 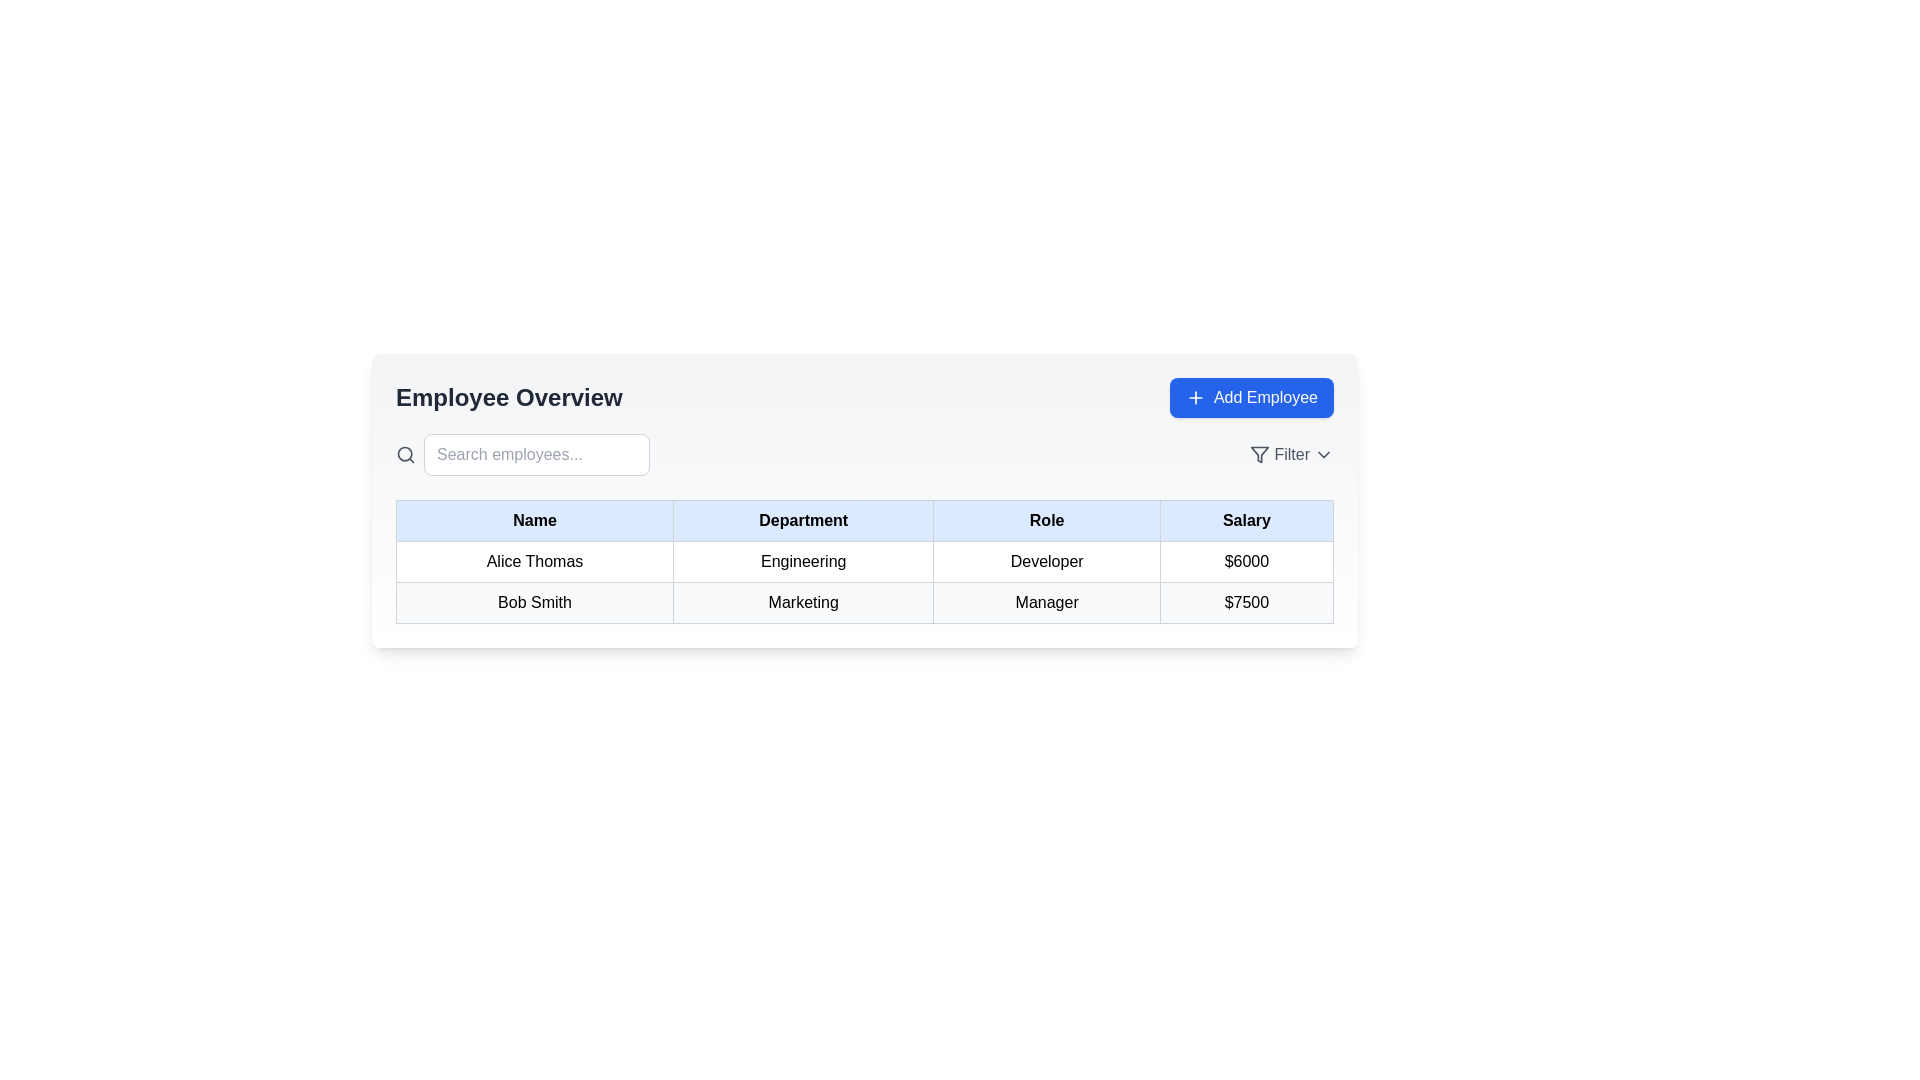 I want to click on the 'Role' column header cell in the table header row, so click(x=1046, y=519).